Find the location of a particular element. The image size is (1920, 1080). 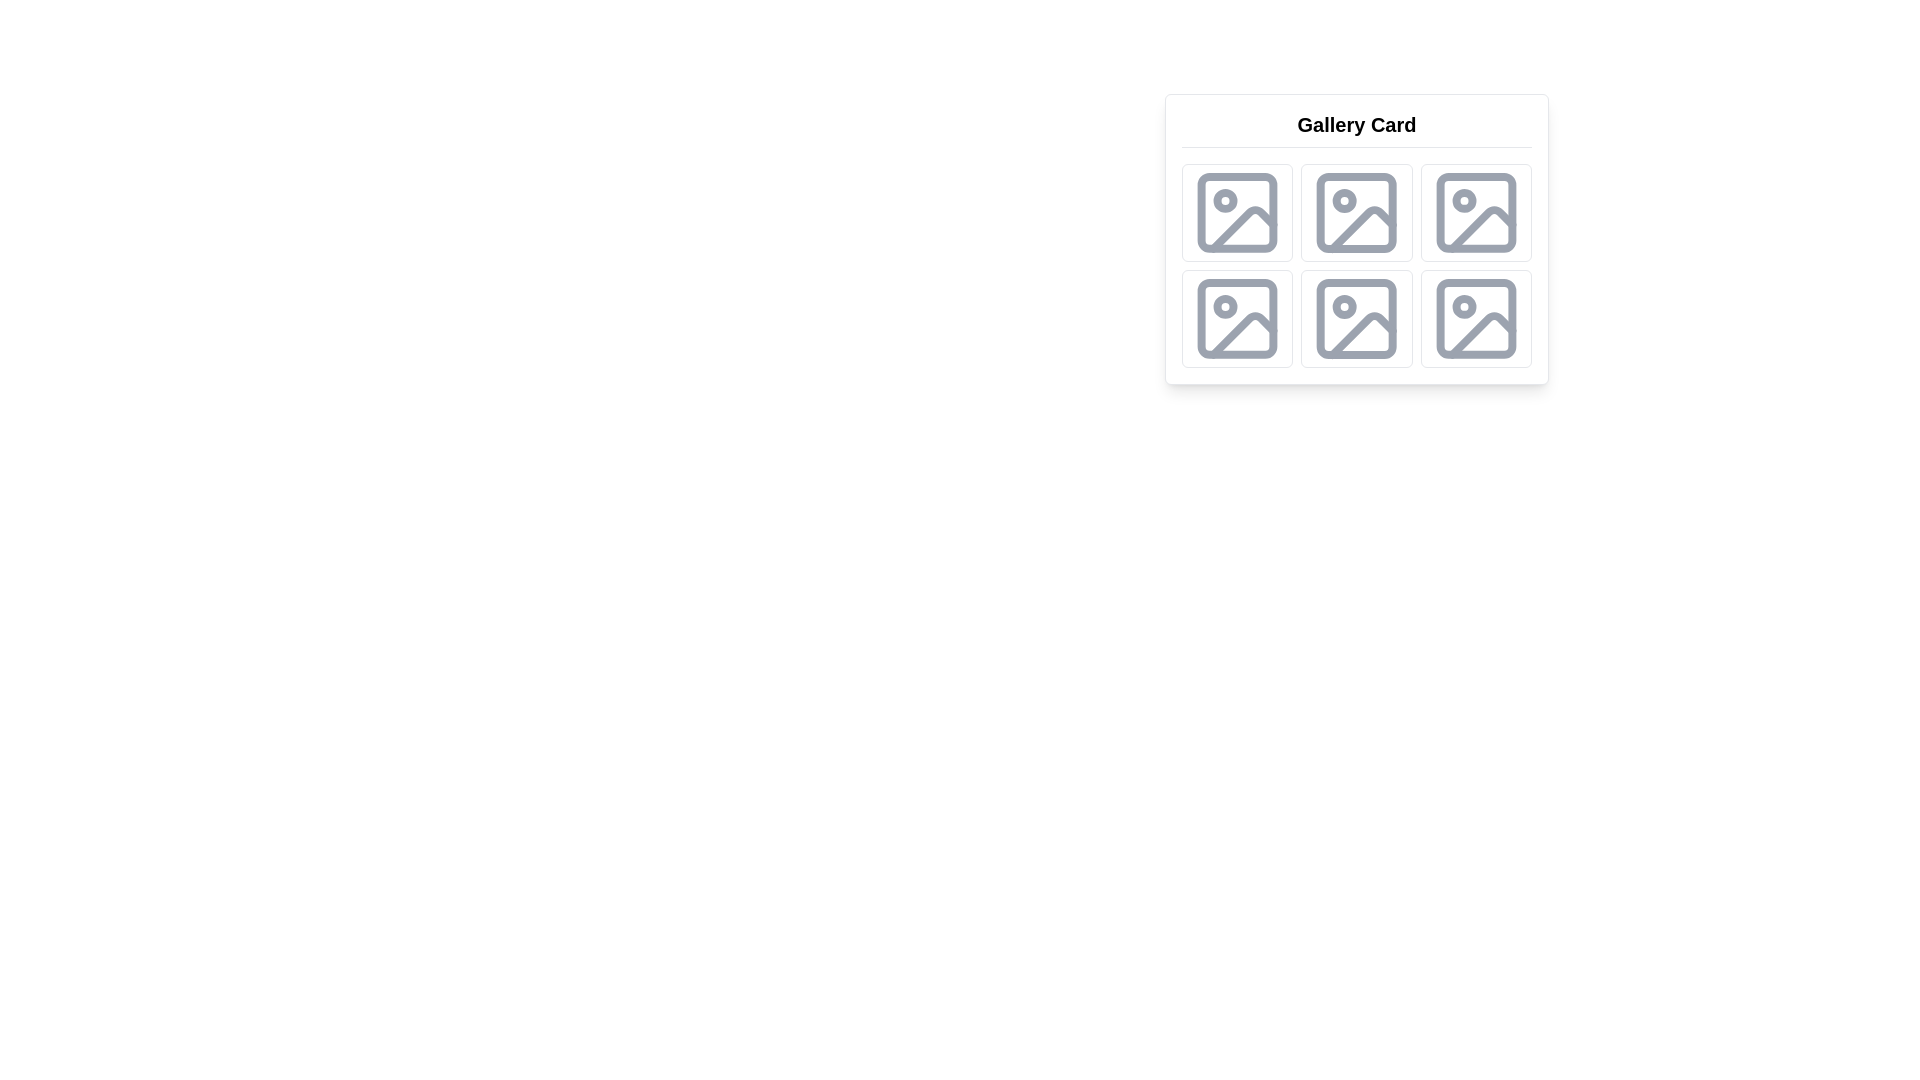

the static text element that serves as a descriptive caption for the gallery card located in the bottom section of the last card in the second row of the grid layout to make it more visible is located at coordinates (1236, 353).